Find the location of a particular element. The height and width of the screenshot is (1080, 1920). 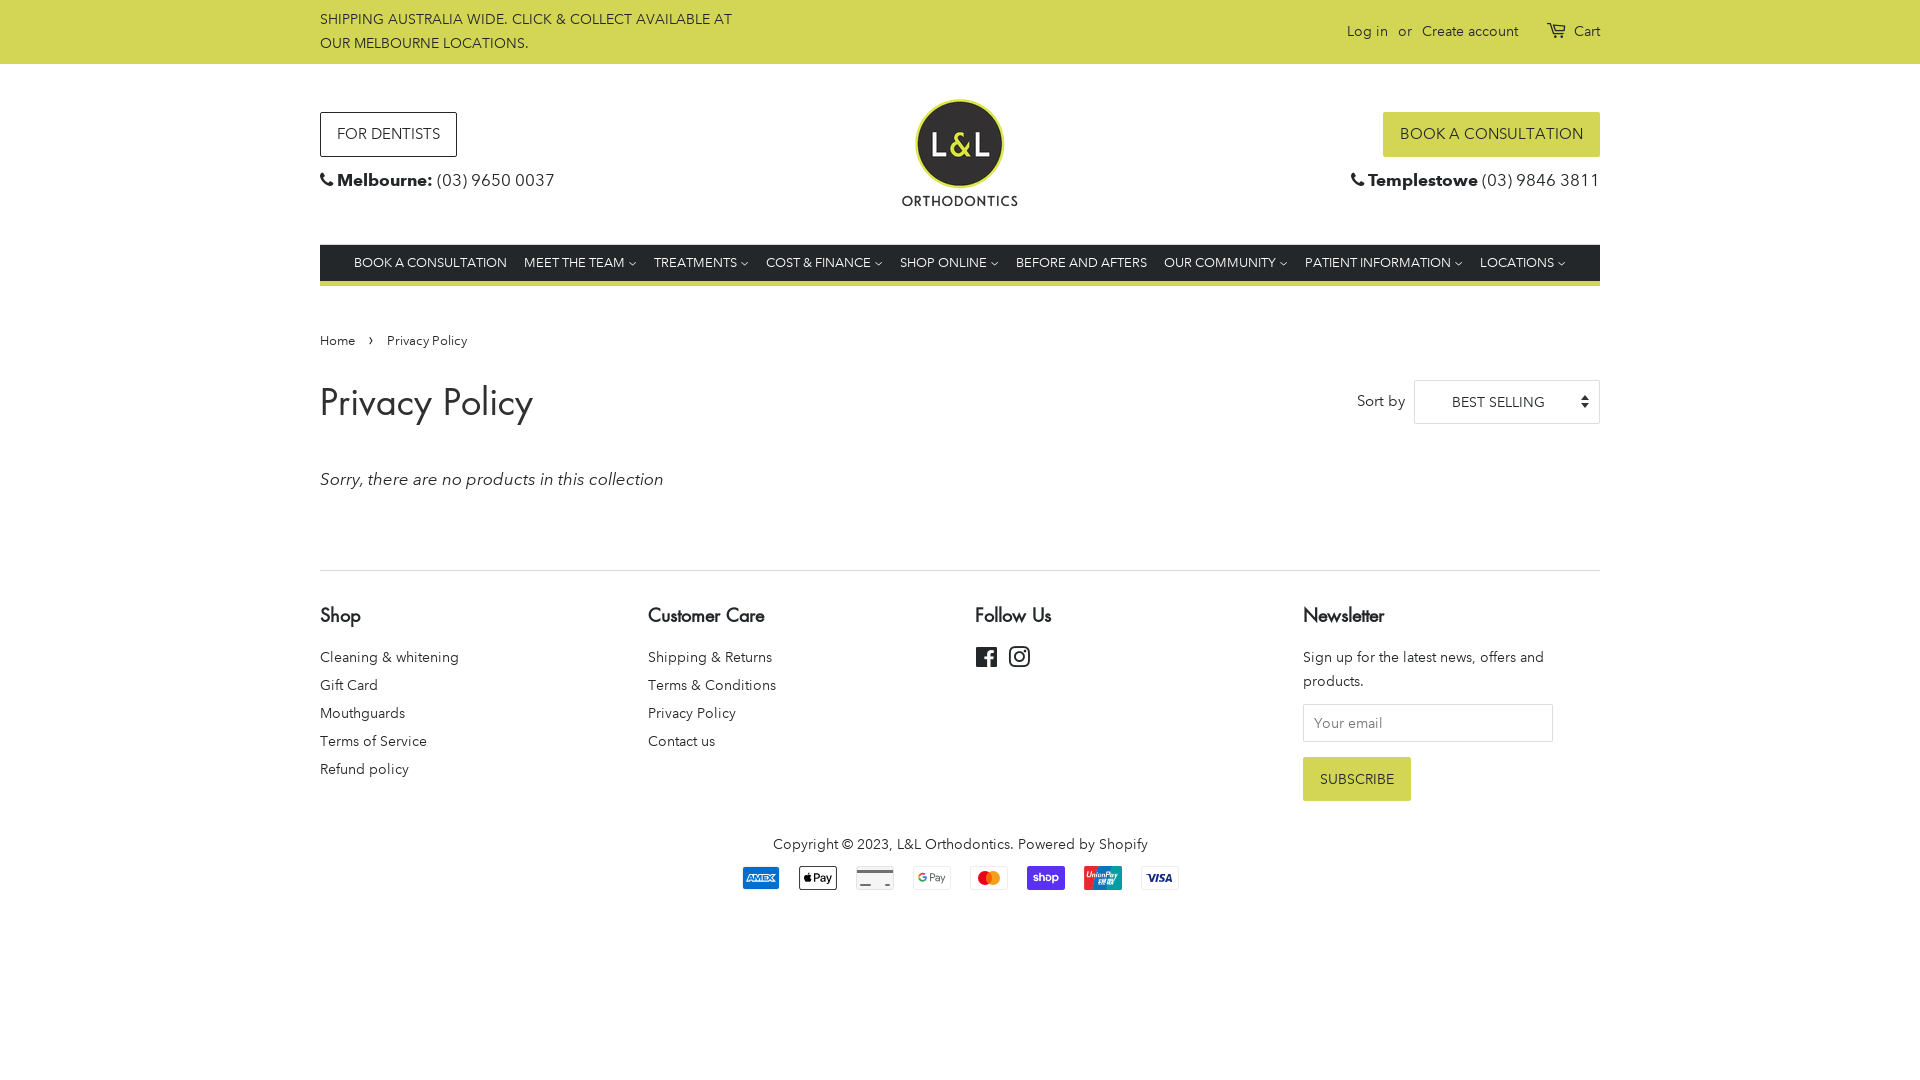

'BEFORE AND AFTERS' is located at coordinates (1080, 262).